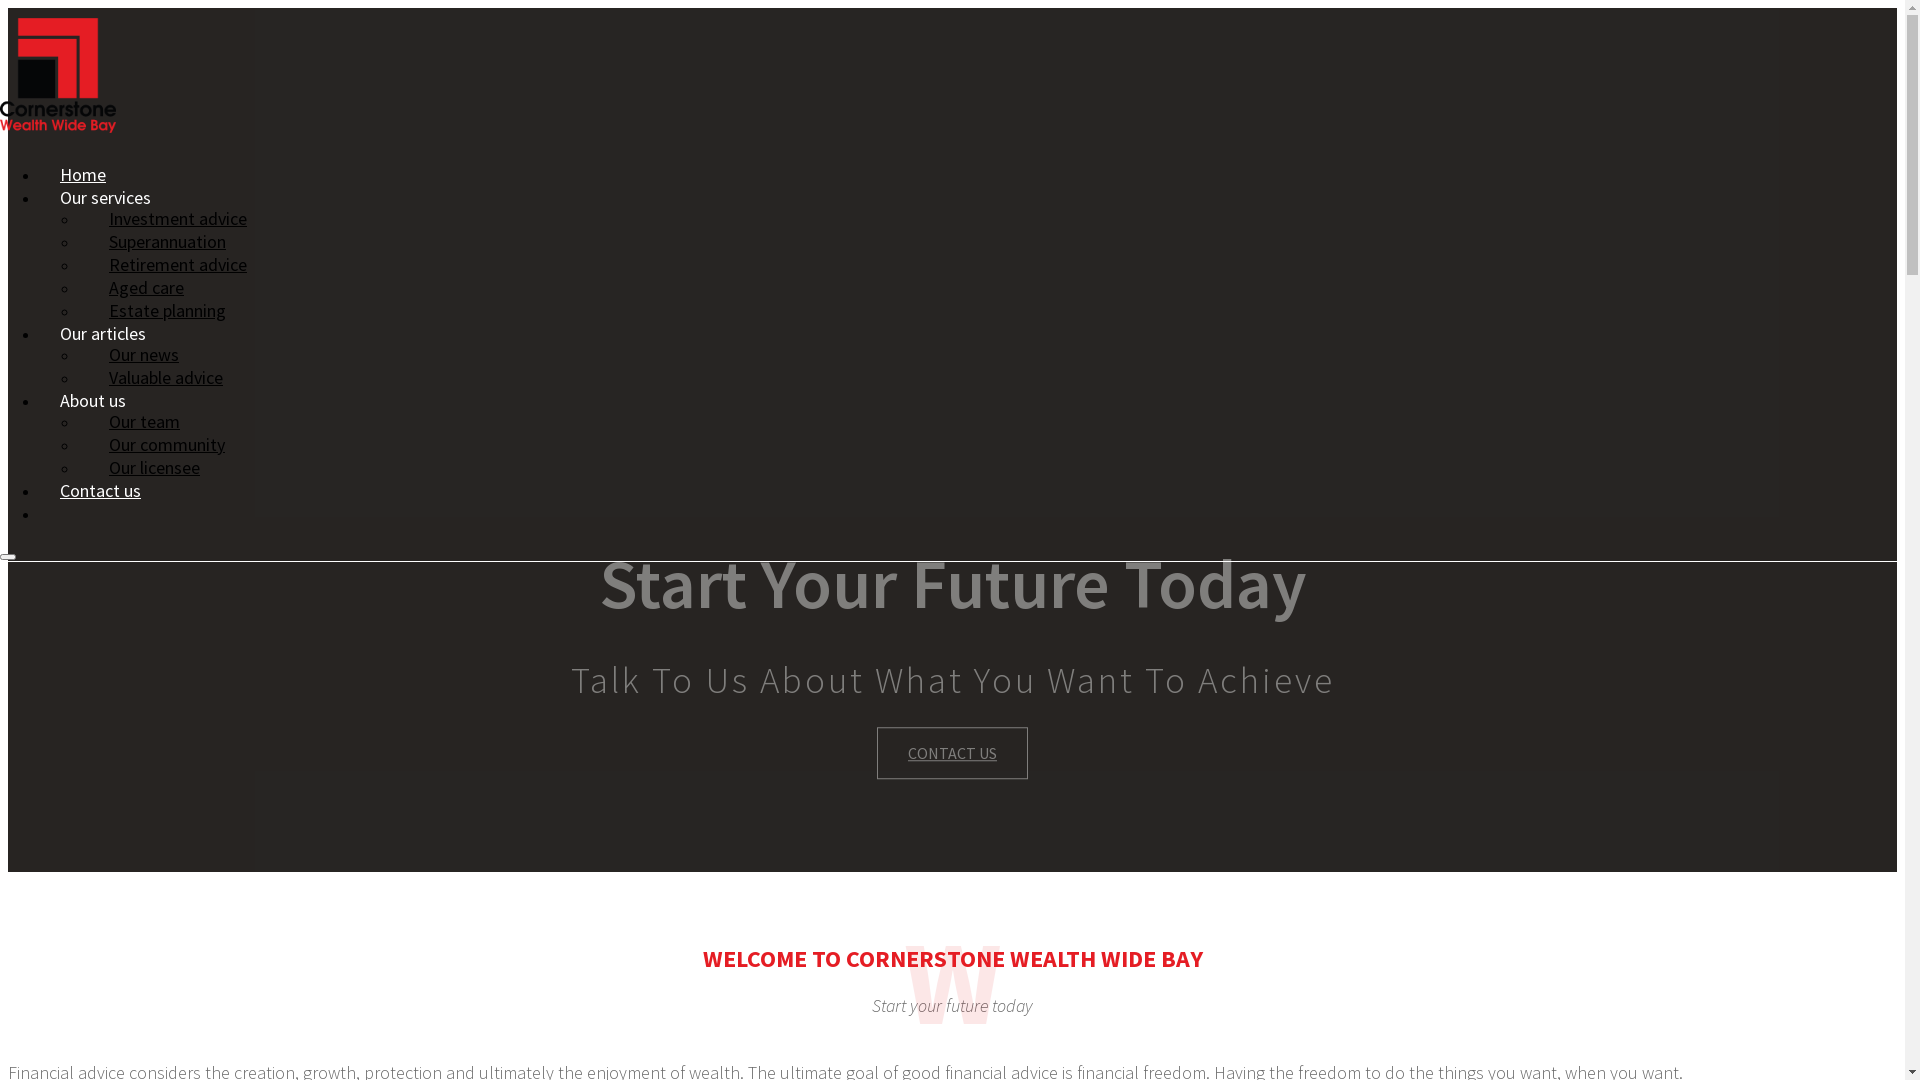  Describe the element at coordinates (78, 287) in the screenshot. I see `'Aged care'` at that location.